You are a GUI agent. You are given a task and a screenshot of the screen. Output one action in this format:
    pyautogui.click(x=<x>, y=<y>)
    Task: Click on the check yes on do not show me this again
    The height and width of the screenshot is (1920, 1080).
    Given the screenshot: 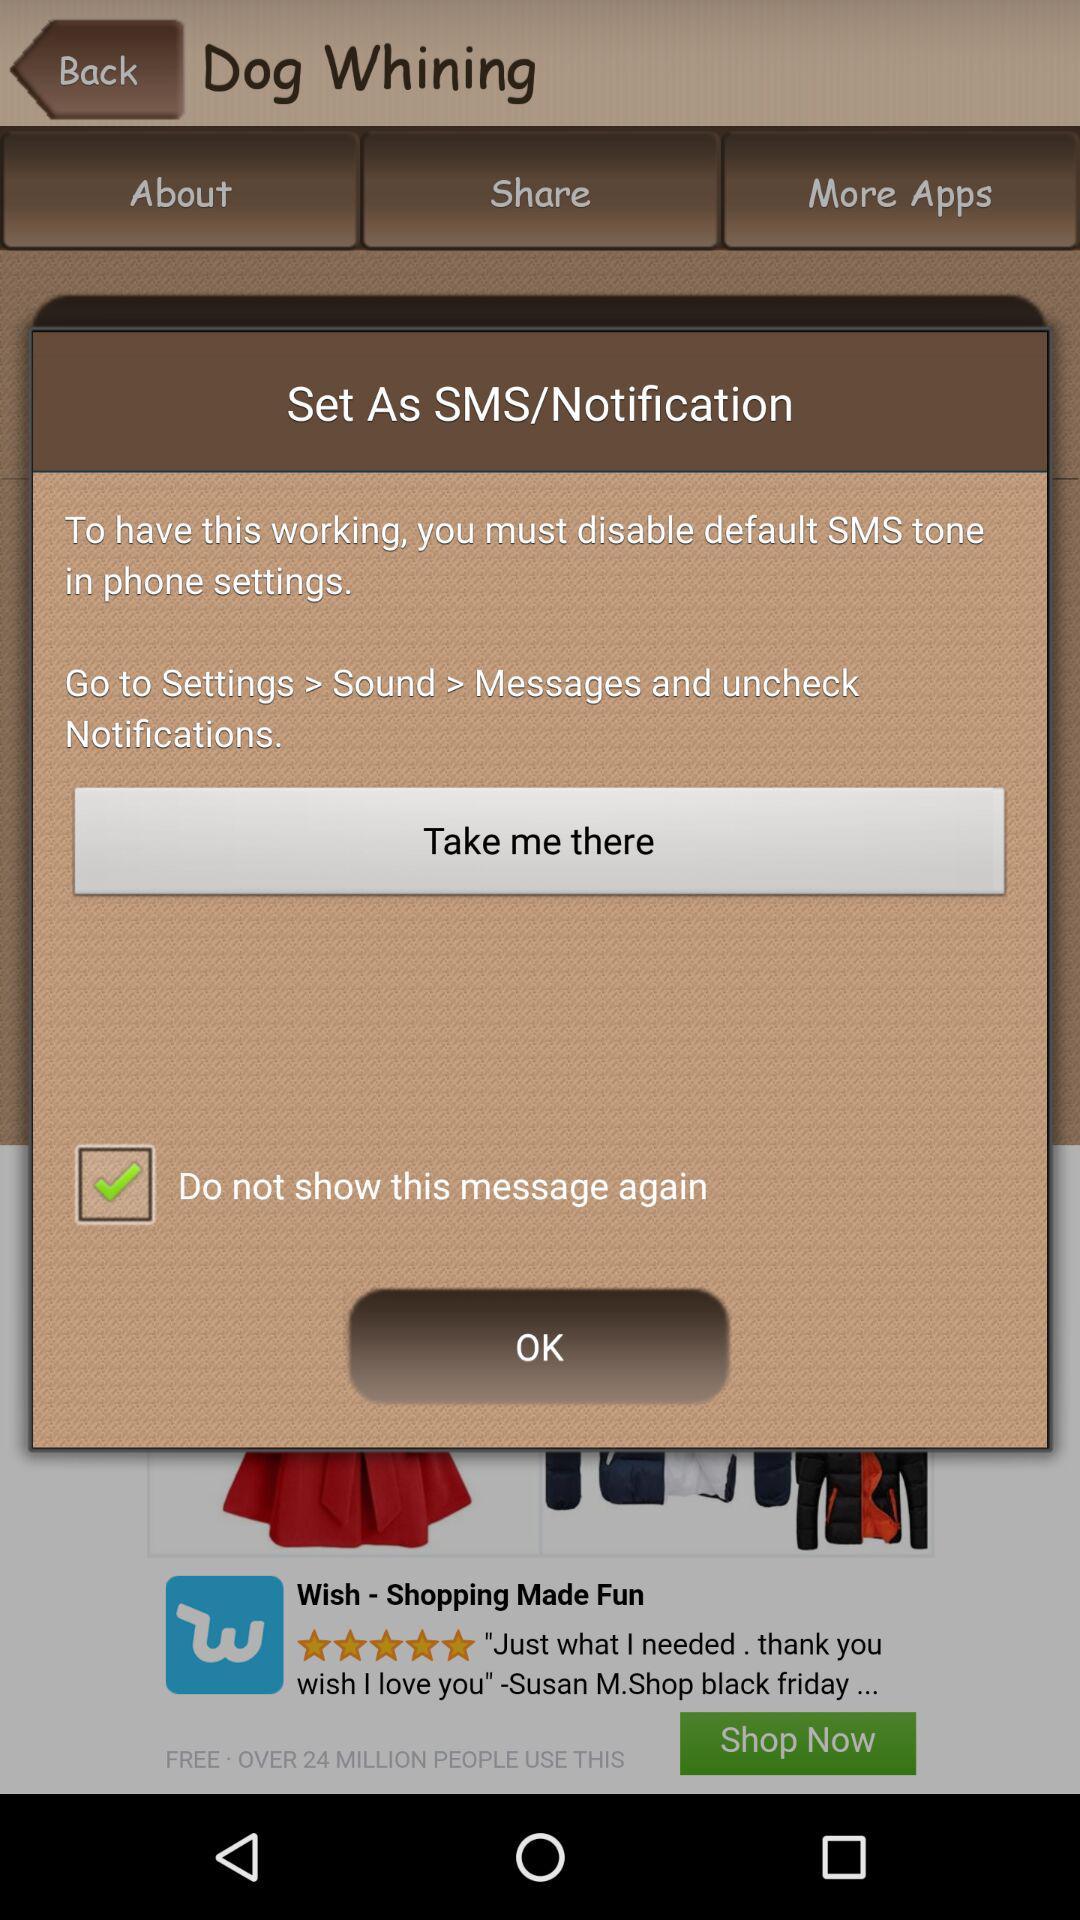 What is the action you would take?
    pyautogui.click(x=114, y=1182)
    